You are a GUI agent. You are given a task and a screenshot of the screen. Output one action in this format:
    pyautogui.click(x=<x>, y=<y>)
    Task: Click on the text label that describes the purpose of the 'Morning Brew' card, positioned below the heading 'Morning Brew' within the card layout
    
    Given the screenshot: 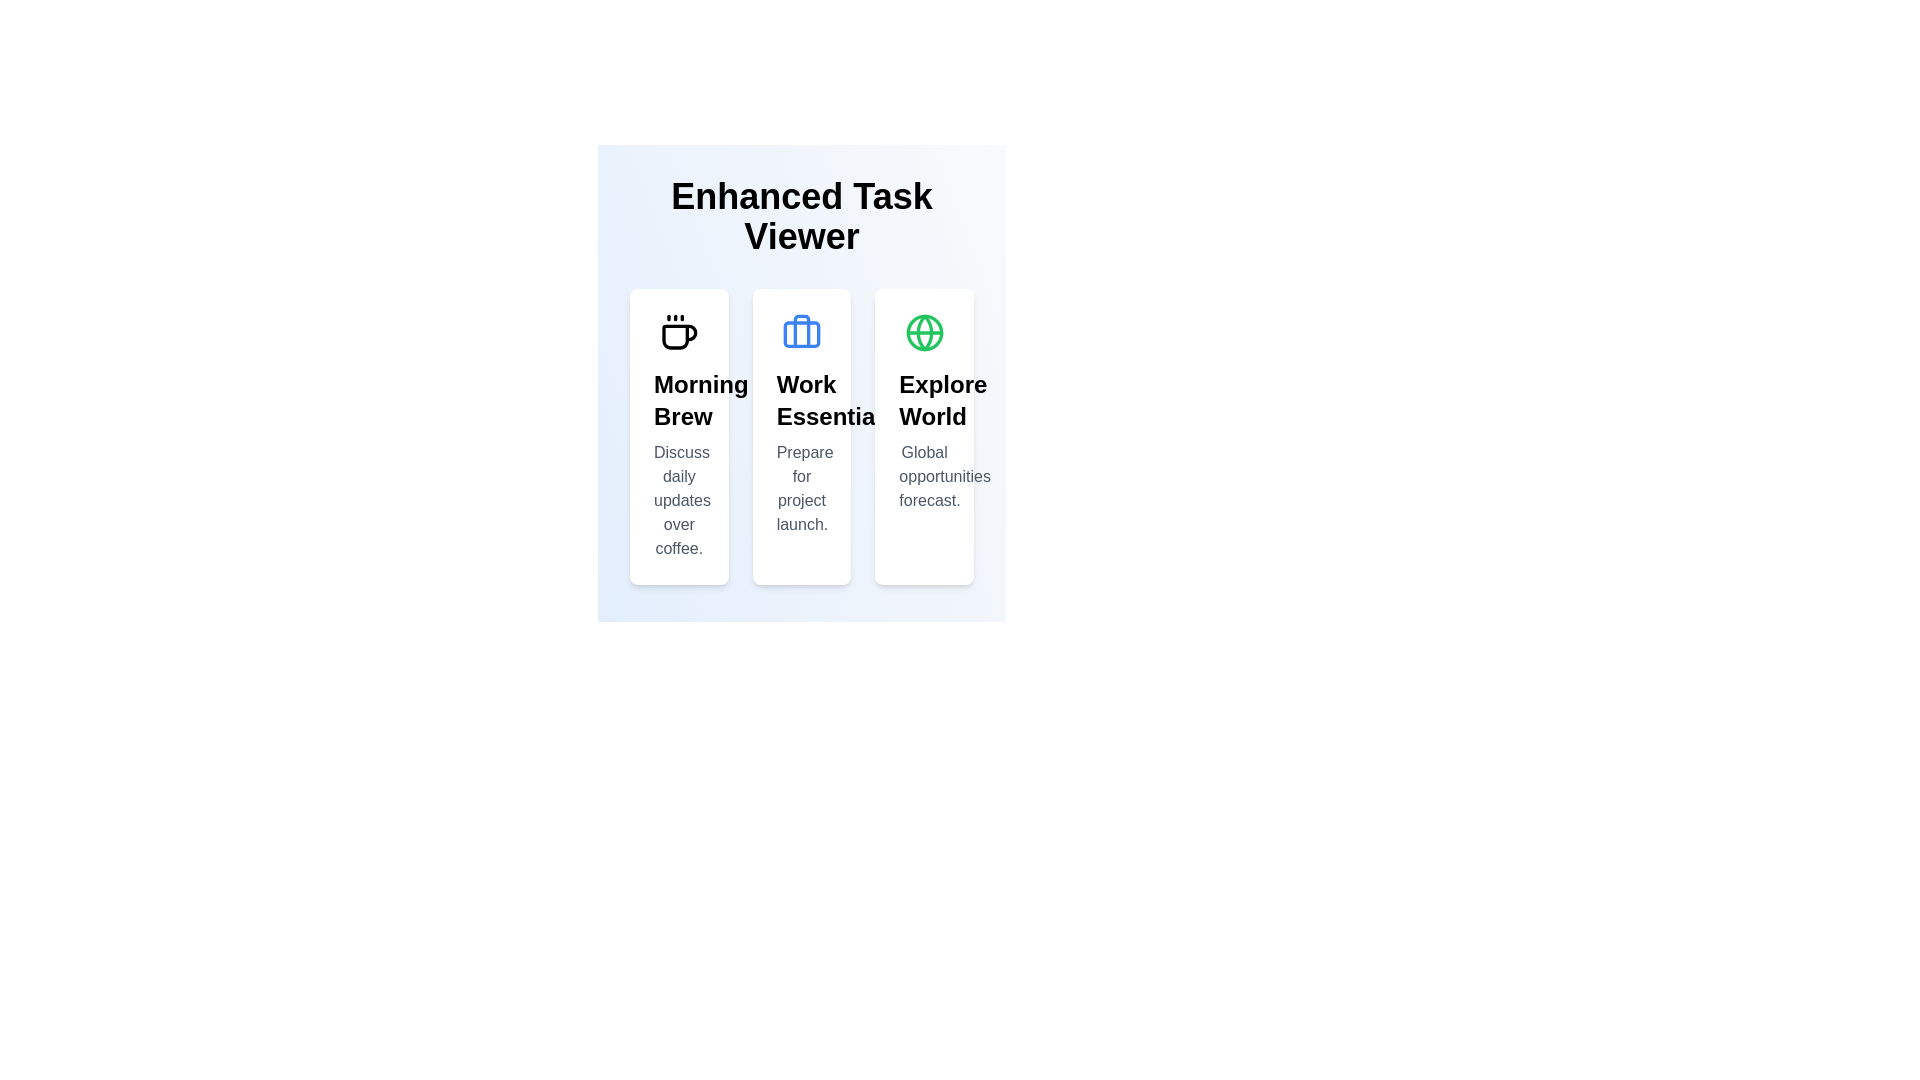 What is the action you would take?
    pyautogui.click(x=679, y=500)
    